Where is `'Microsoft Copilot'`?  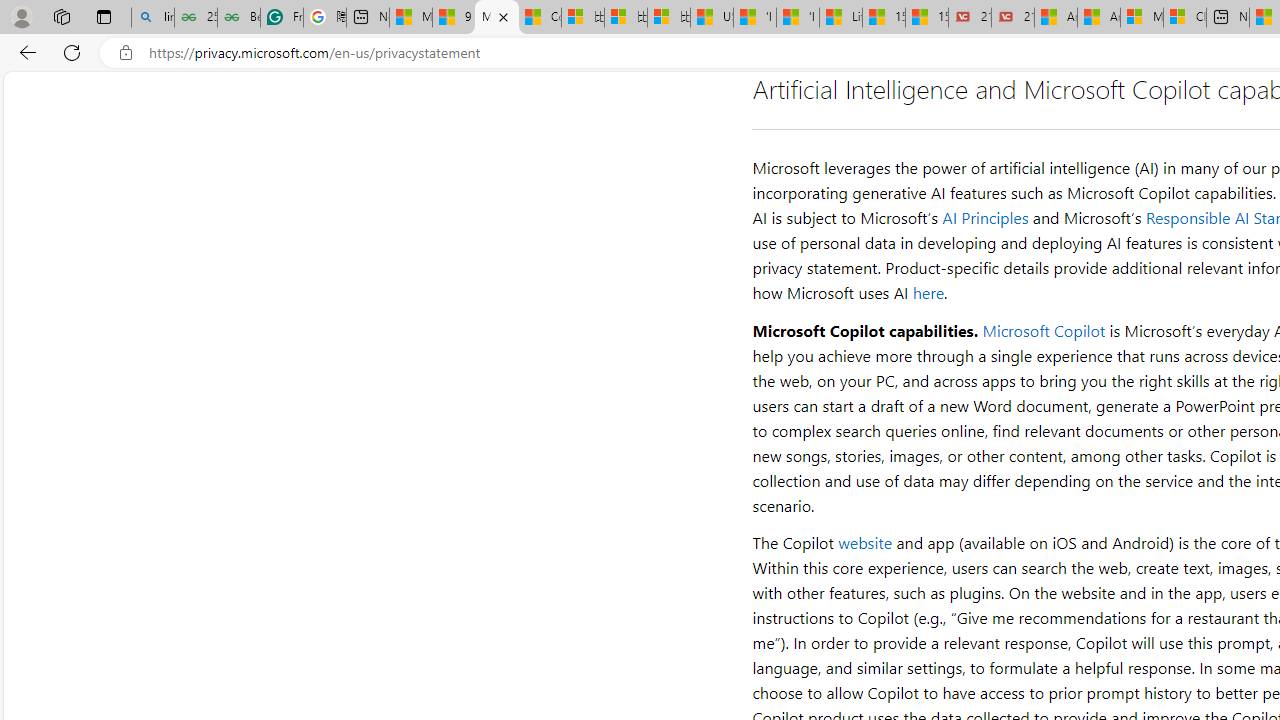
'Microsoft Copilot' is located at coordinates (1042, 329).